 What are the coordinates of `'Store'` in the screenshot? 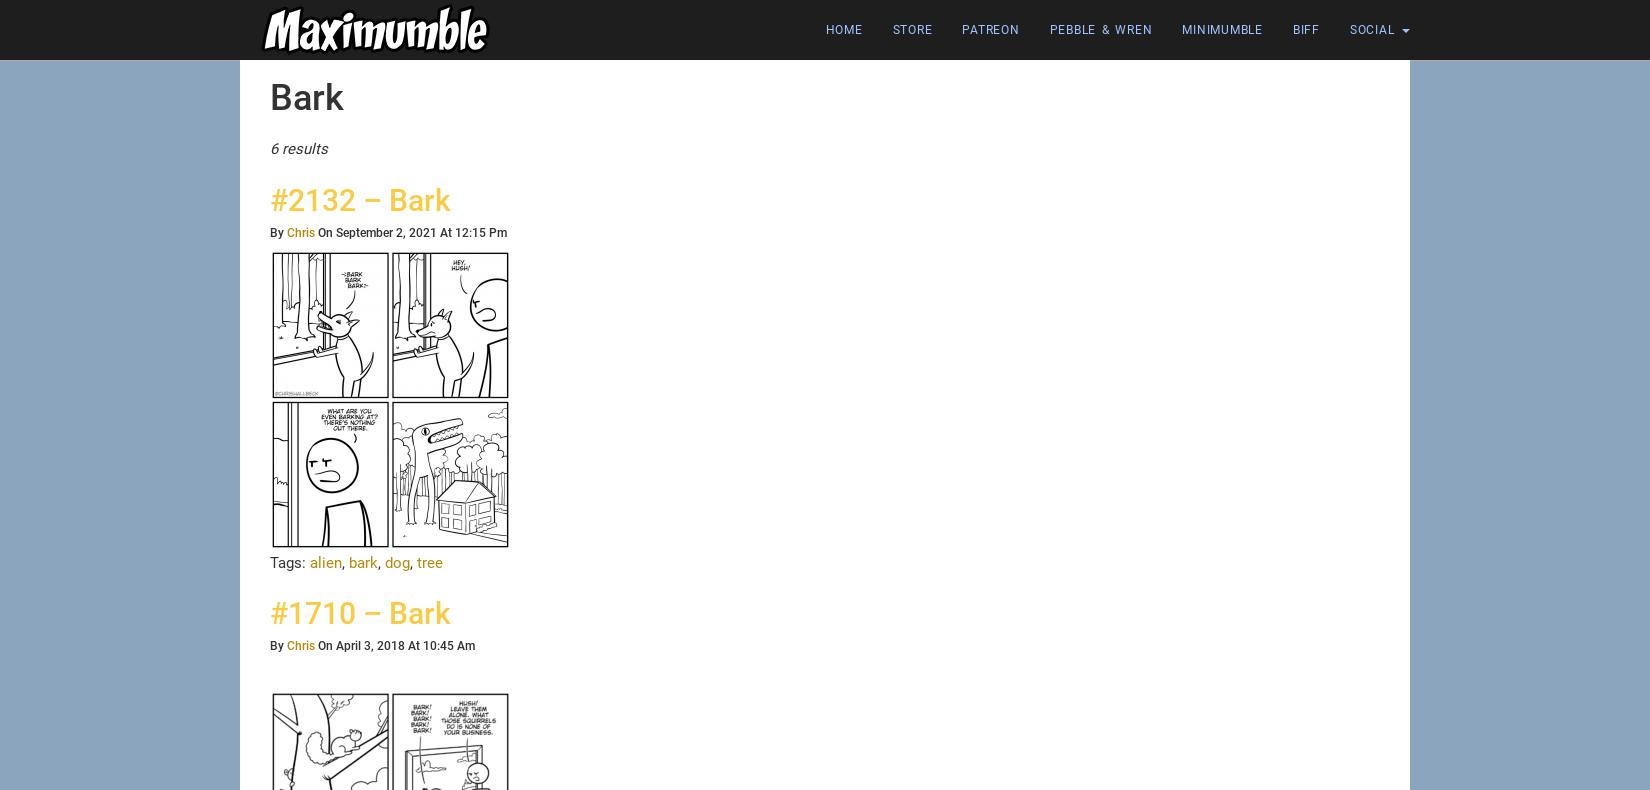 It's located at (911, 29).